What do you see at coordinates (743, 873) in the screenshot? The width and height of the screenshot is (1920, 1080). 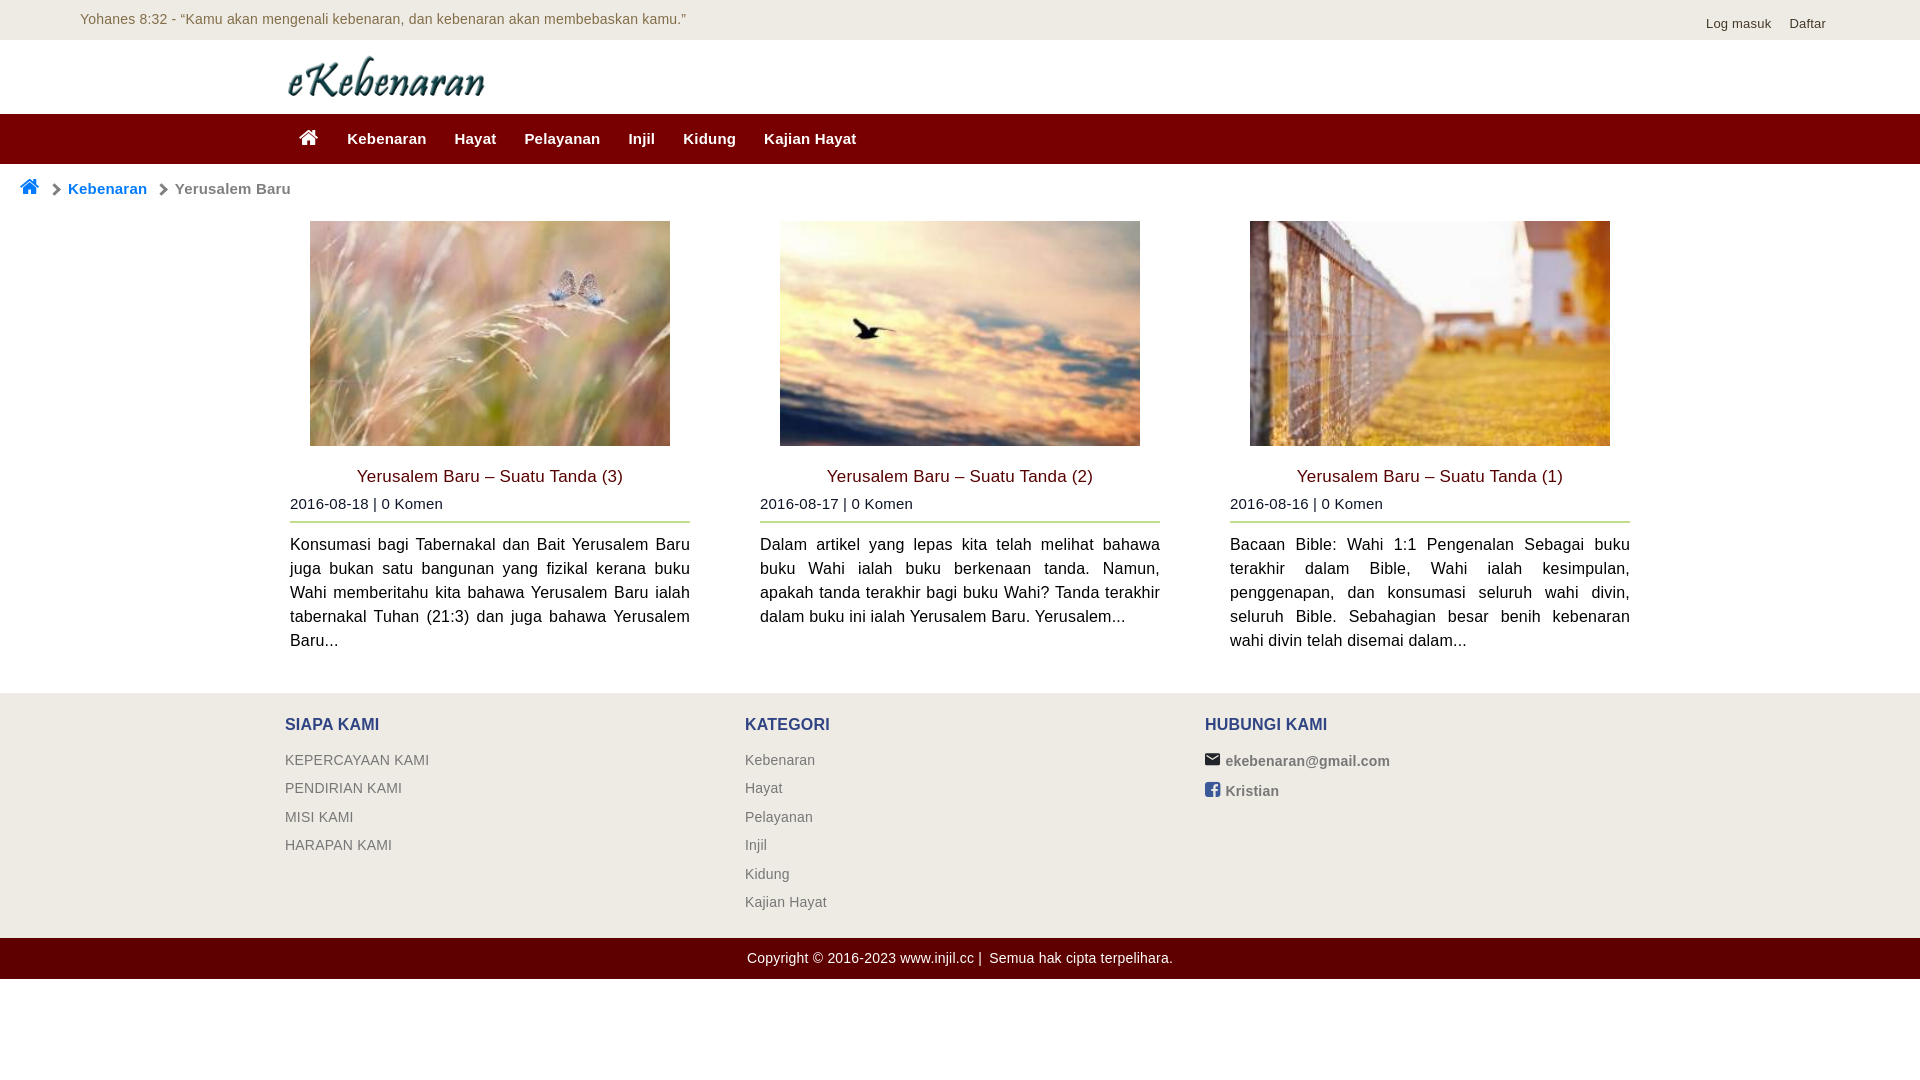 I see `'Kidung'` at bounding box center [743, 873].